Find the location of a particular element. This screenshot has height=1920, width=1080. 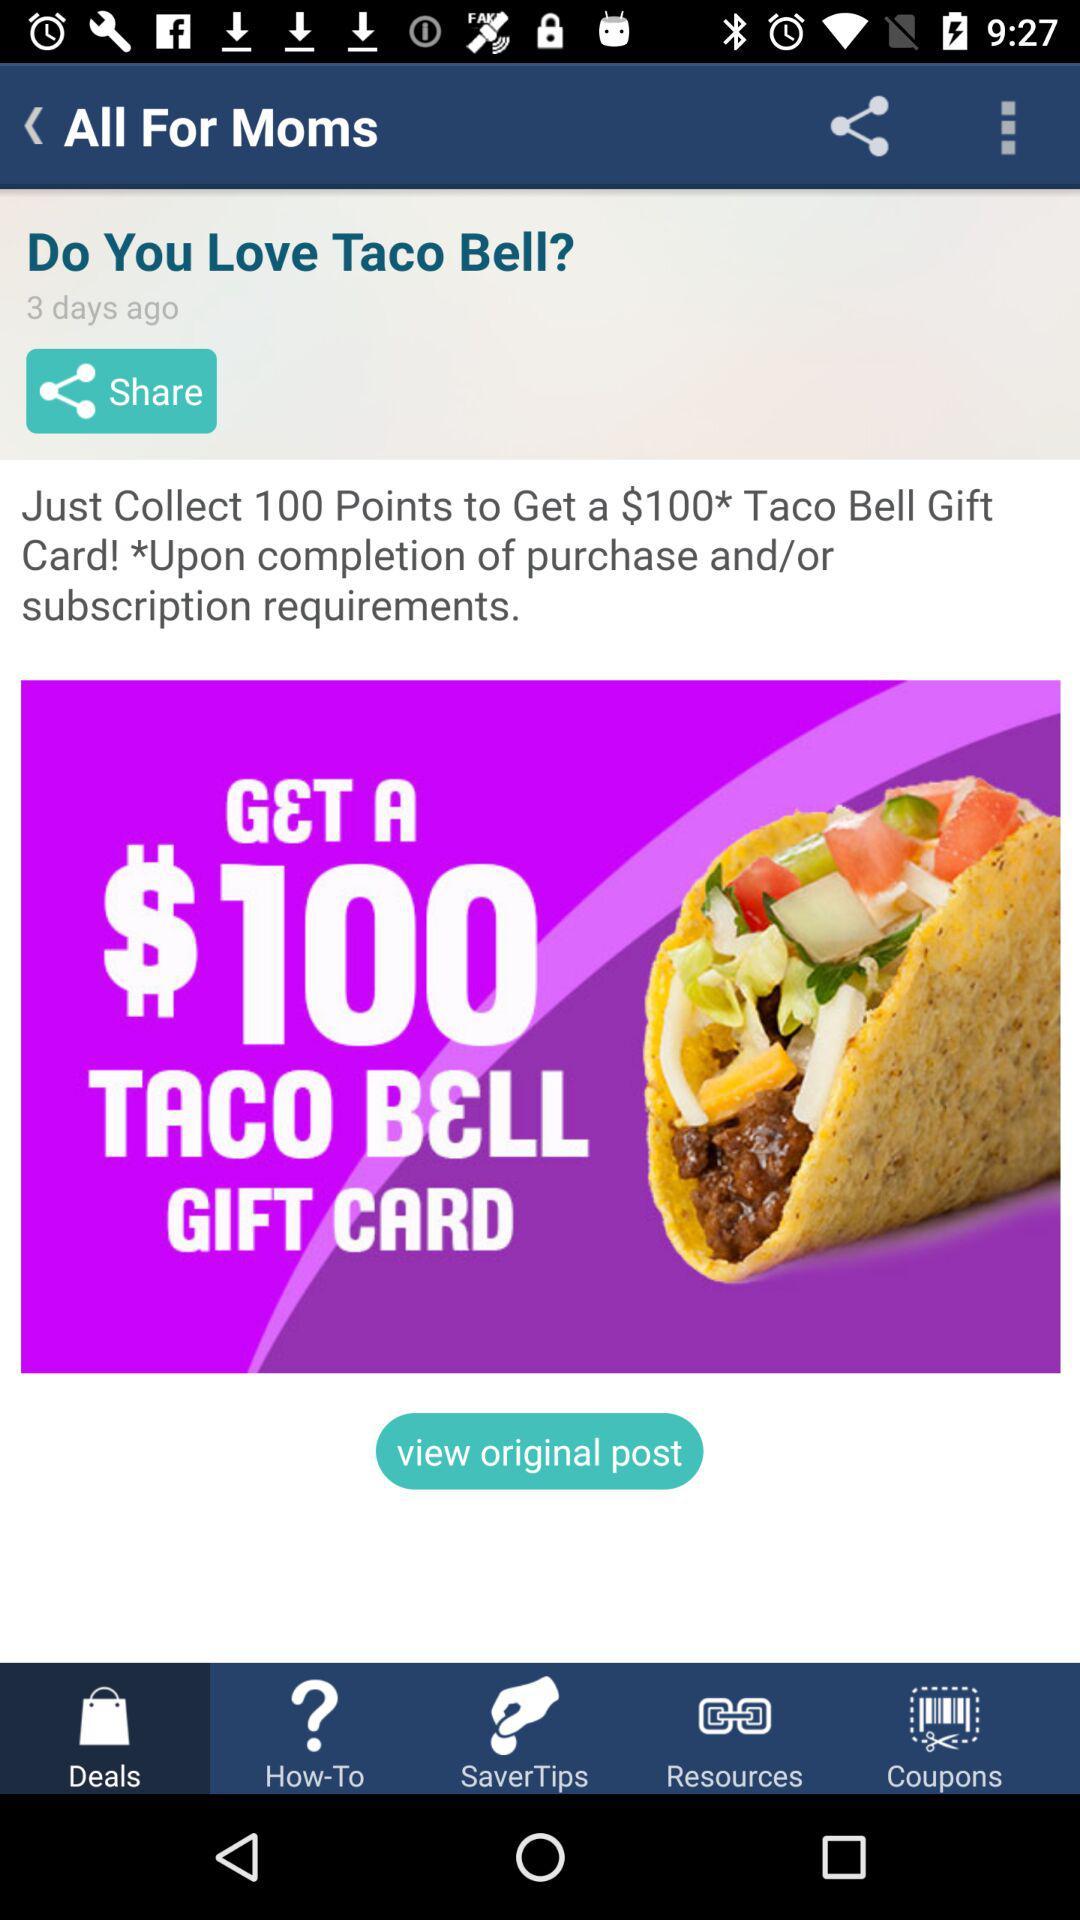

the text view original post is located at coordinates (540, 1451).